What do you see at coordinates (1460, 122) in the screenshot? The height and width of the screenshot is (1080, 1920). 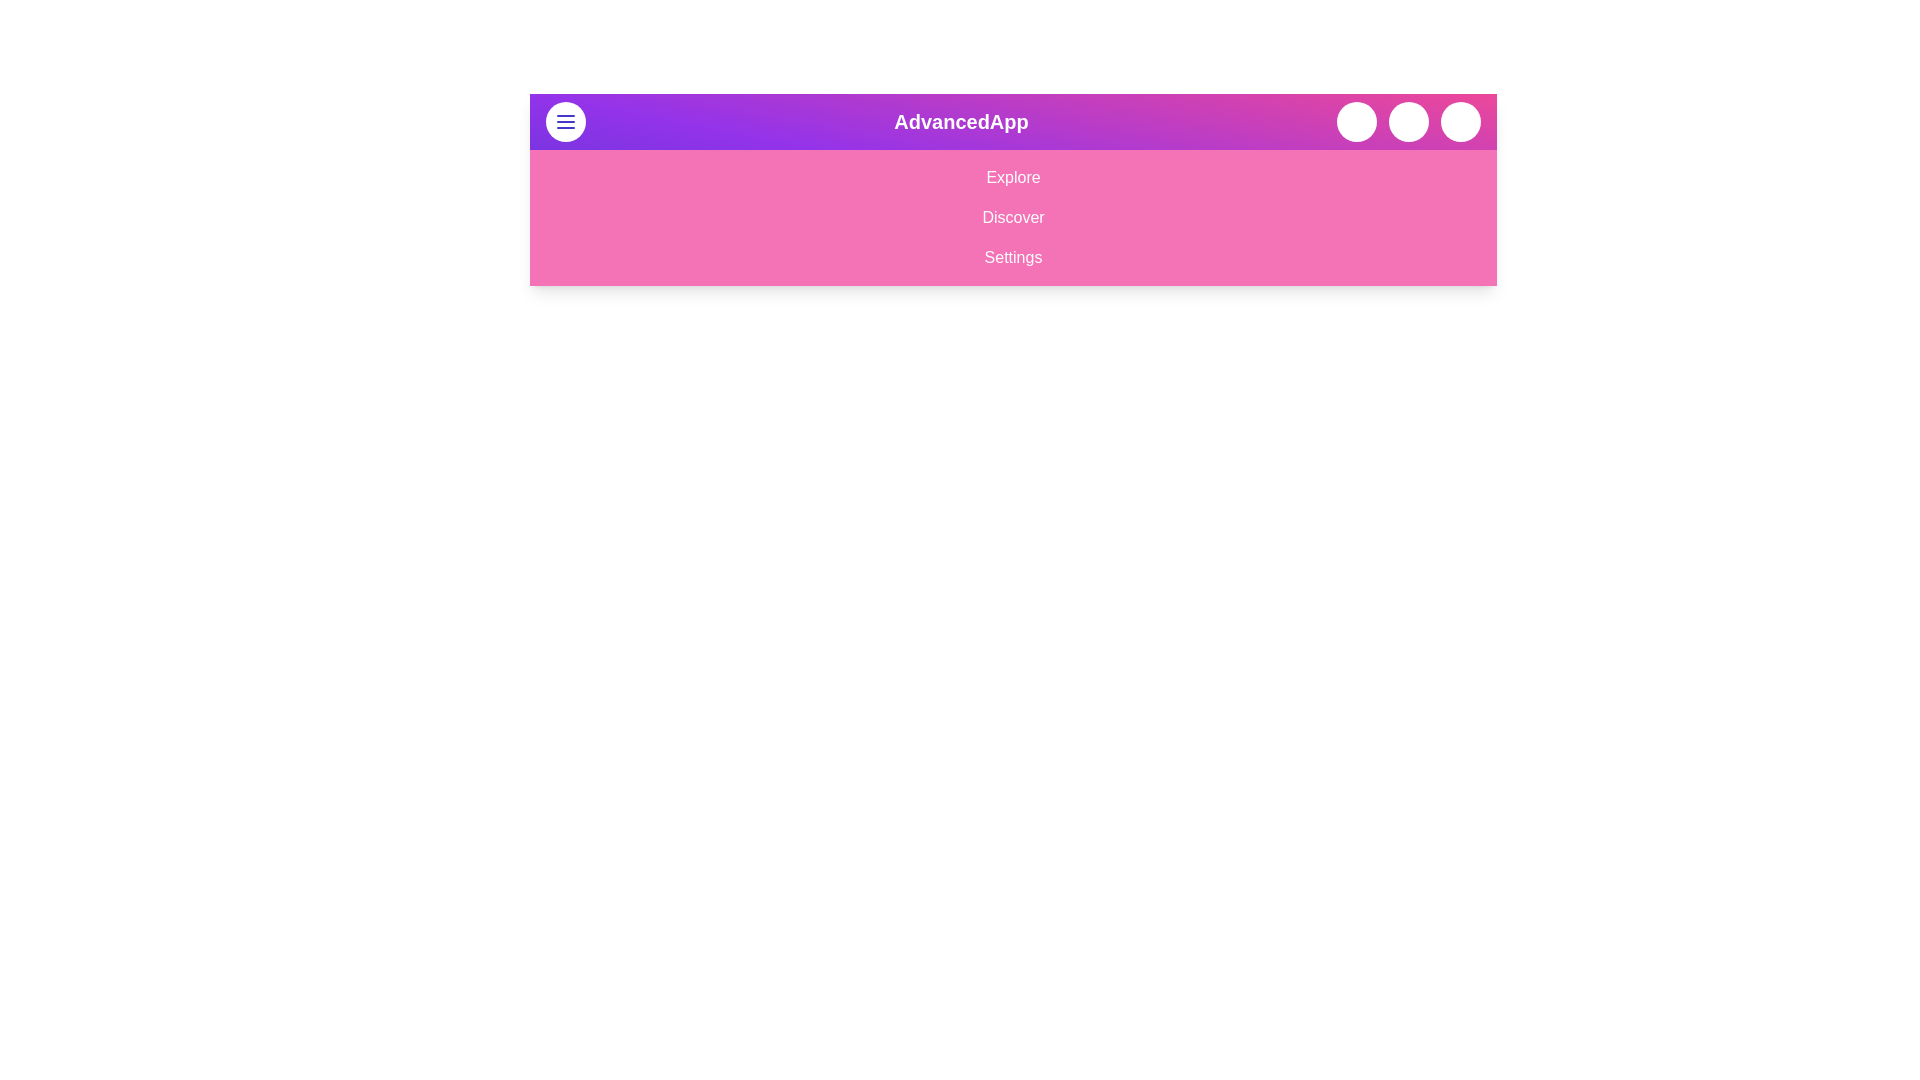 I see `the user icon to access user settings` at bounding box center [1460, 122].